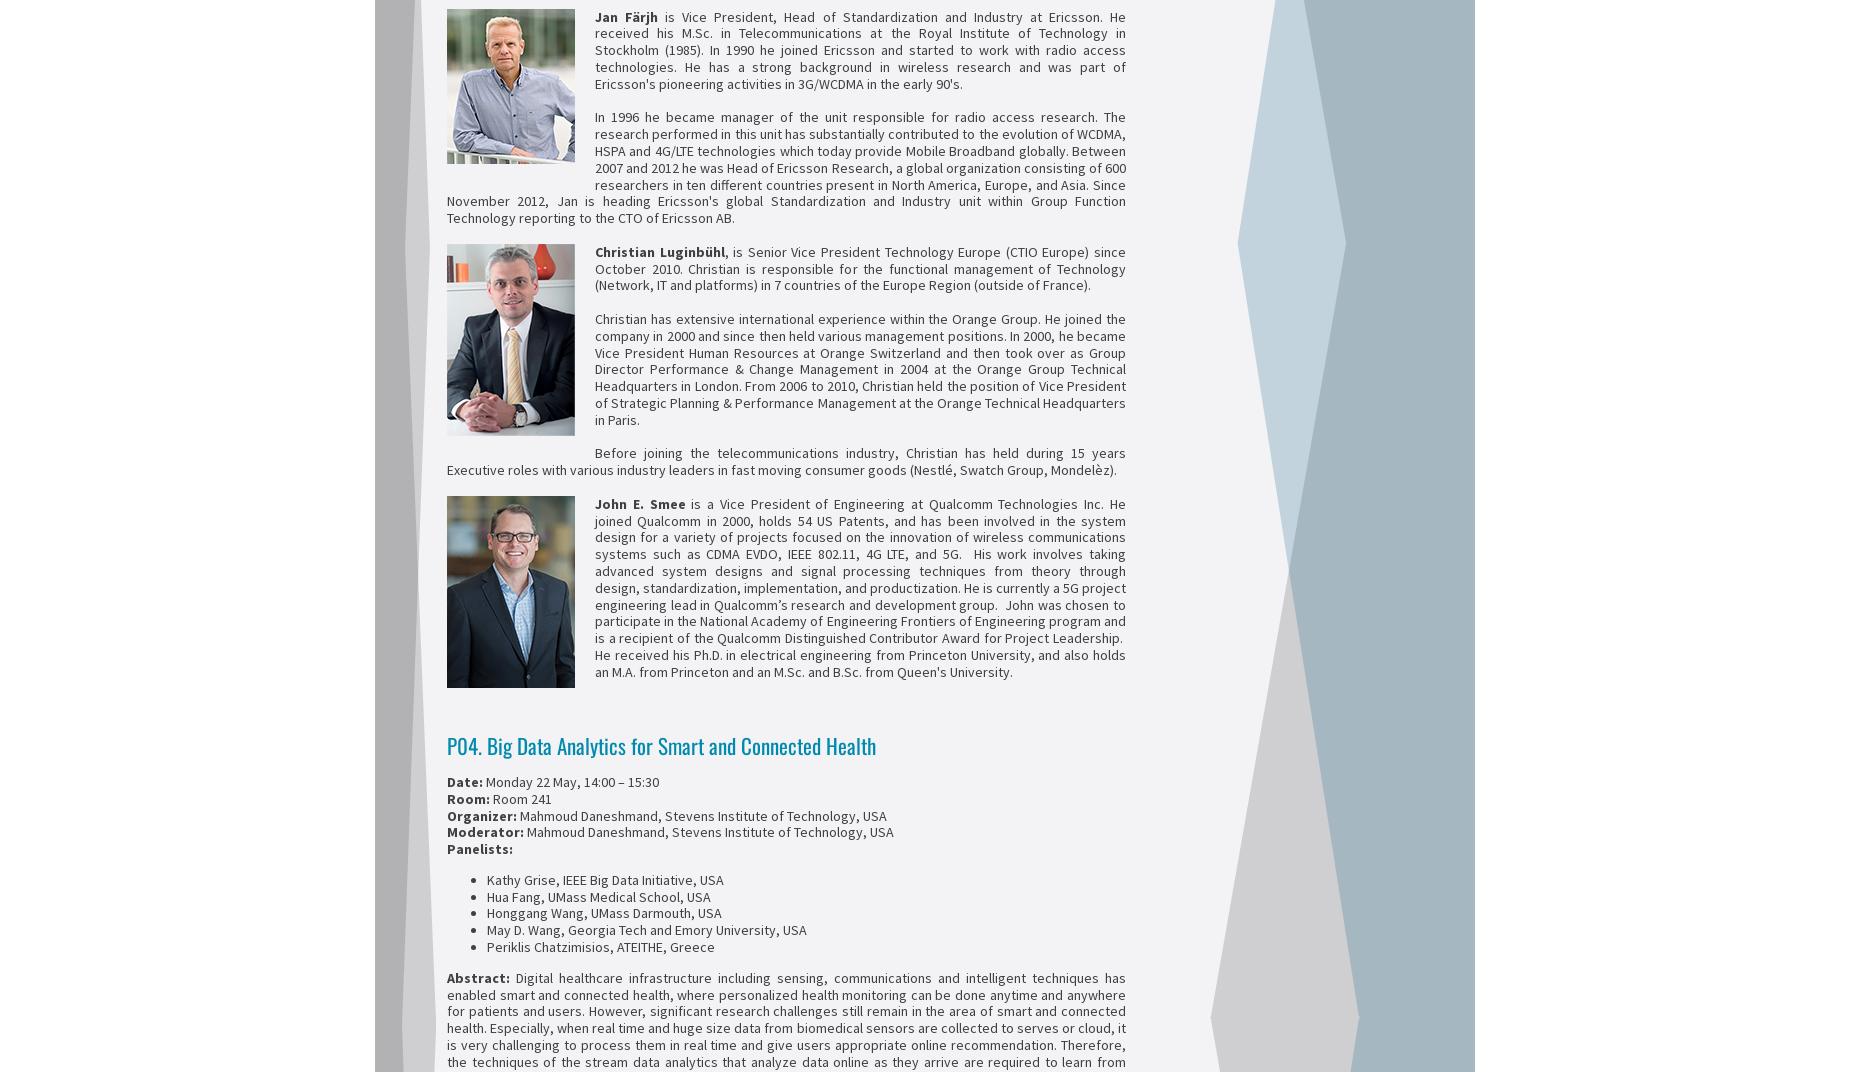 The height and width of the screenshot is (1072, 1850). I want to click on 'is a Vice President of Engineering at Qualcomm Technologies Inc. He joined Qualcomm in 2000, holds 54 US Patents, and has been involved in the system design for a variety of projects focused on the innovation of wireless communications systems such as CDMA EVDO, IEEE 802.11, 4G LTE, and 5G.  His work involves taking advanced system designs and signal processing techniques from theory through design, standardization, implementation, and productization. He is currently a 5G project engineering lead in Qualcomm’s research and development group.  John was chosen to participate in the National Academy of Engineering Frontiers of Engineering program and is a recipient of the Qualcomm Distinguished Contributor Award for Project Leadership.  He received his Ph.D. in electrical engineering from Princeton University, and also holds an M.A. from Princeton and an M.Sc. and B.Sc. from Queen's University.', so click(860, 586).